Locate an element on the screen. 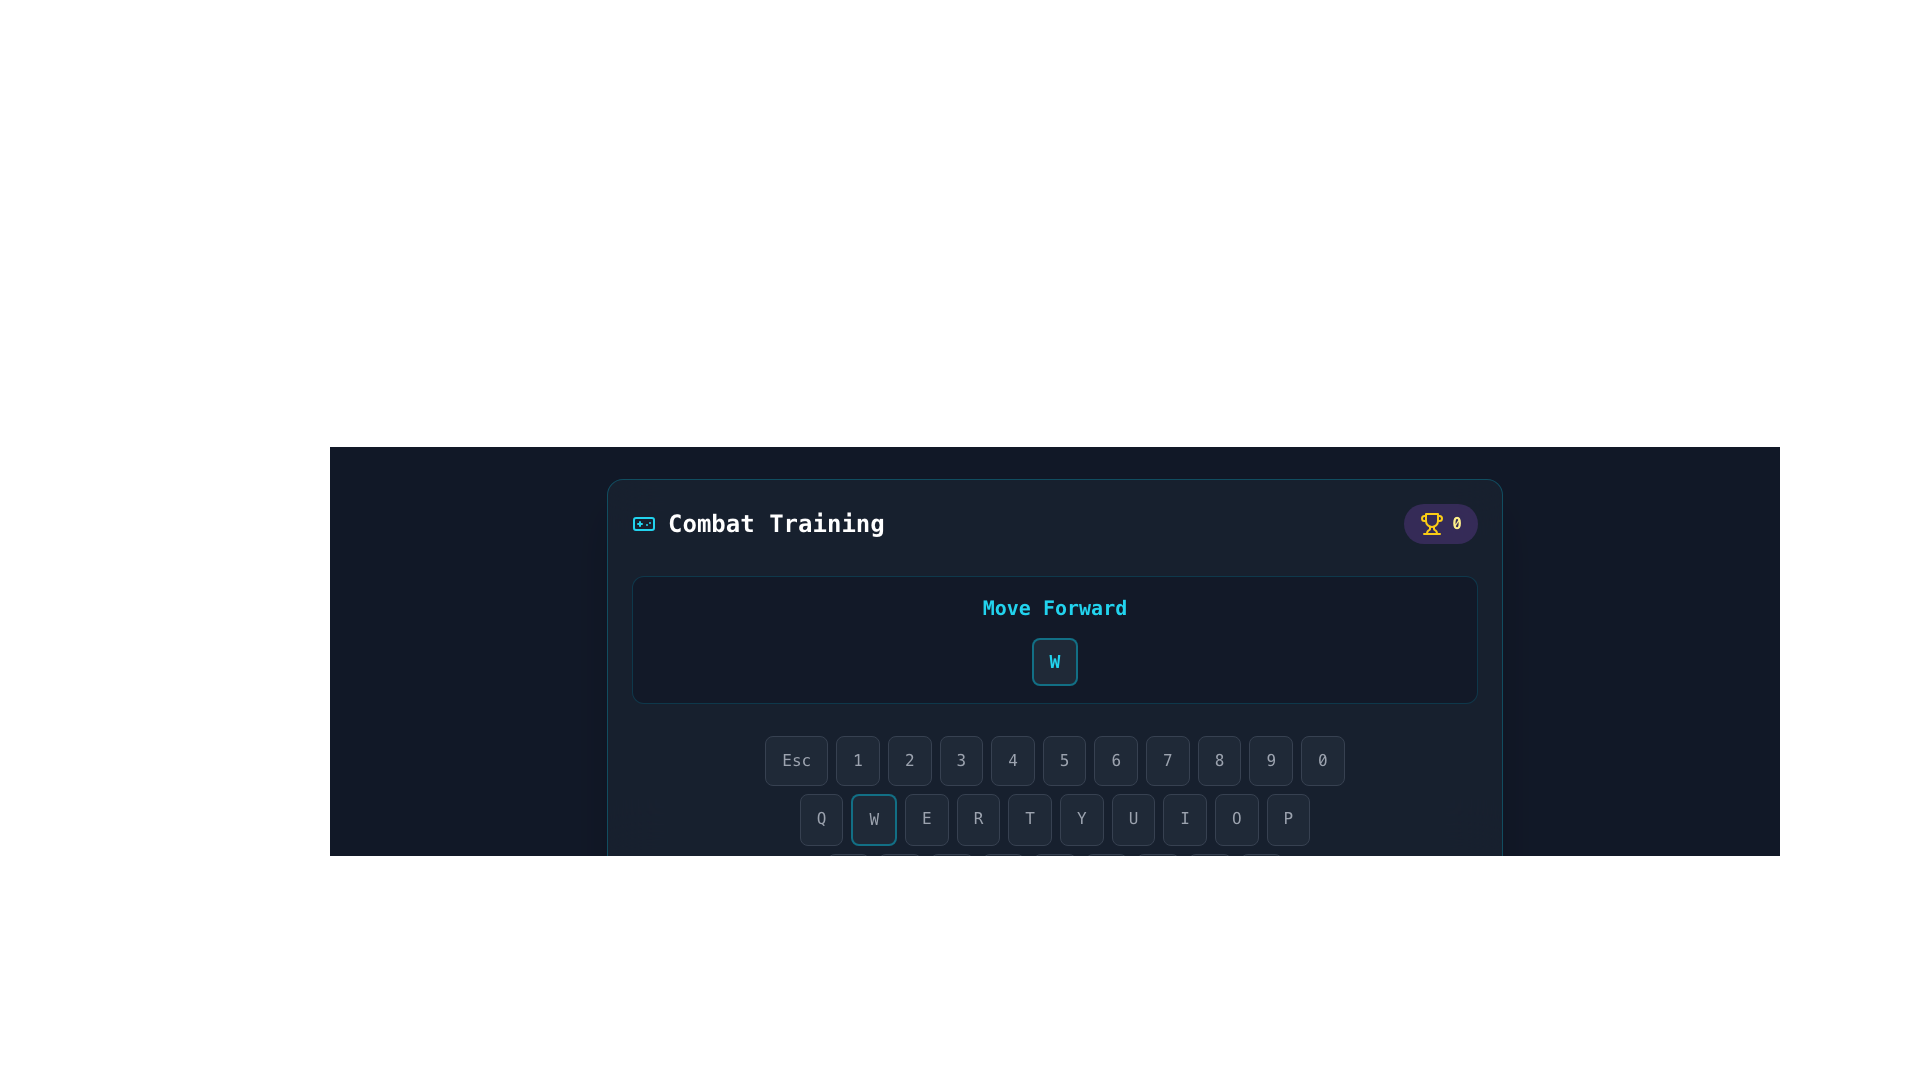  the button labeled 'Q' which is the first button in the second row of the virtual keyboard layout is located at coordinates (821, 820).